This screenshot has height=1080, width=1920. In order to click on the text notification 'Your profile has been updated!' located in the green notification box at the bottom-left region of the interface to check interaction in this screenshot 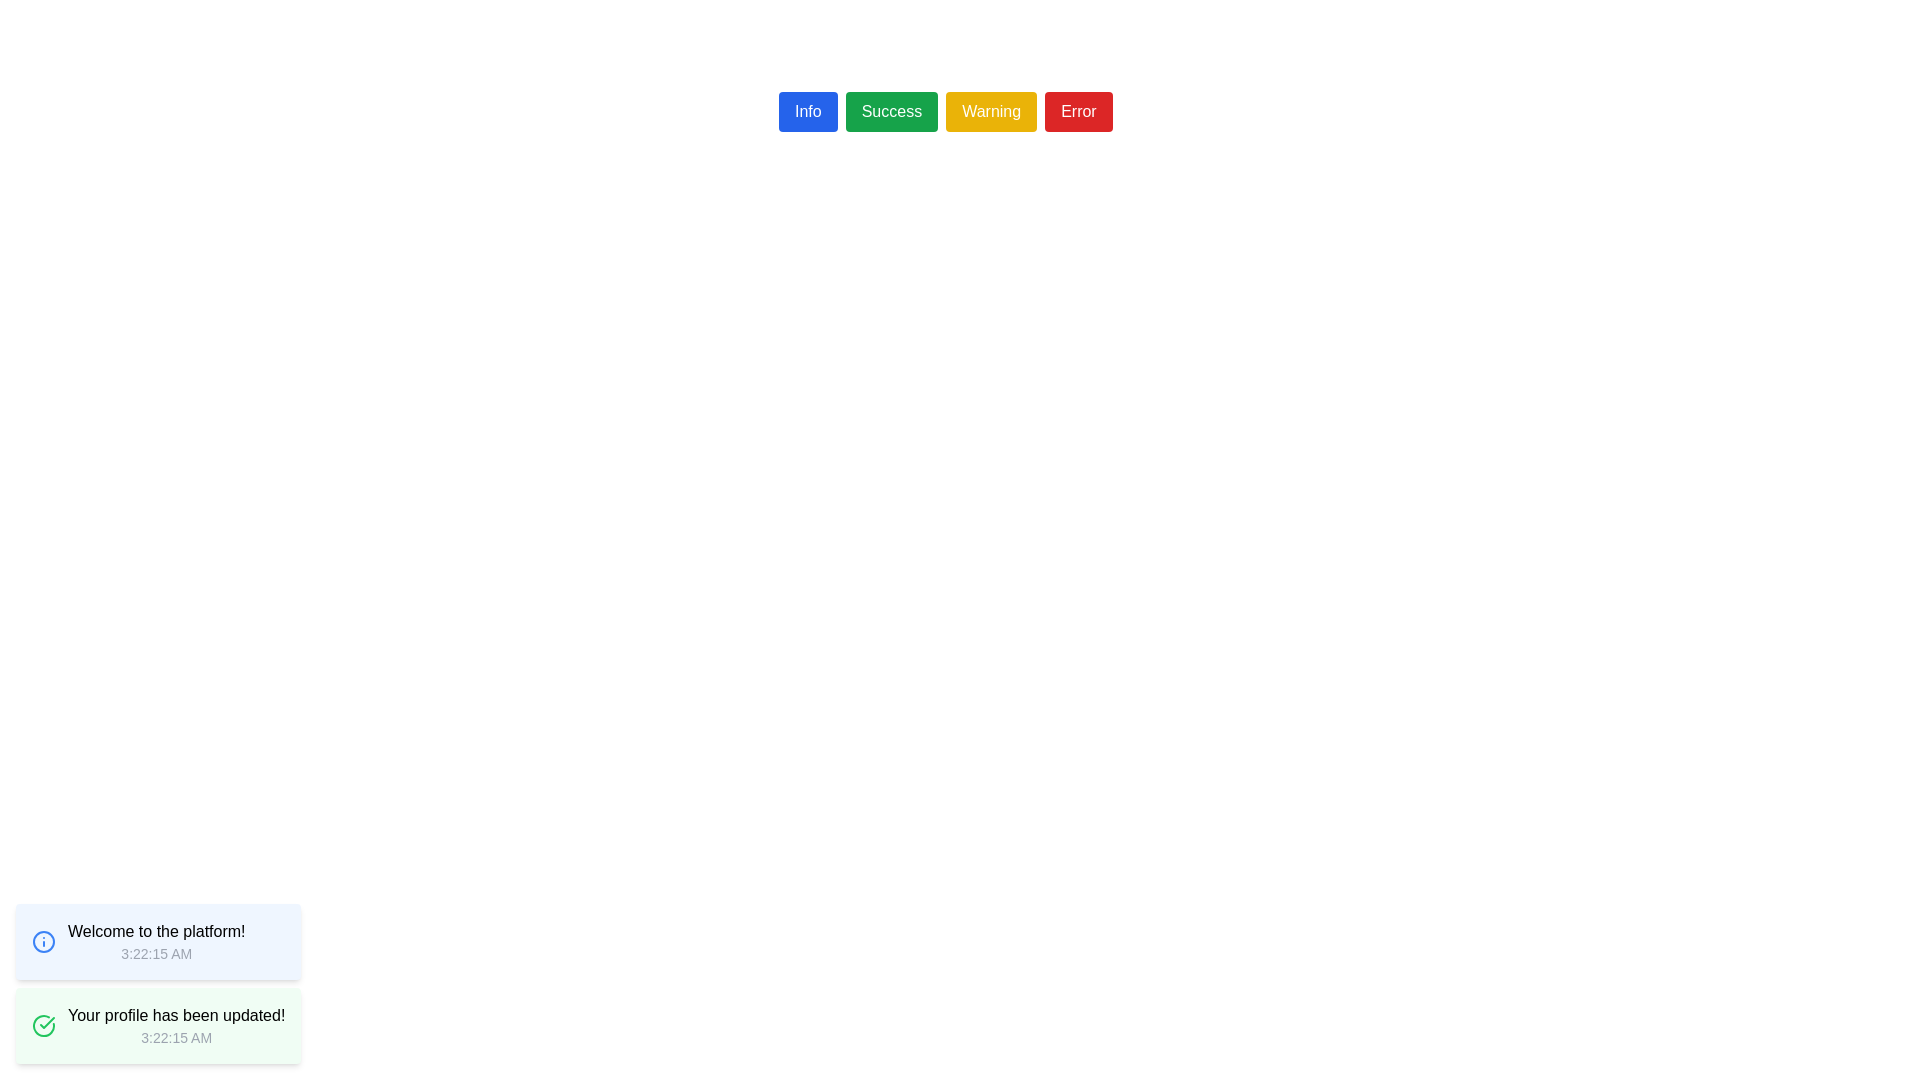, I will do `click(176, 1015)`.